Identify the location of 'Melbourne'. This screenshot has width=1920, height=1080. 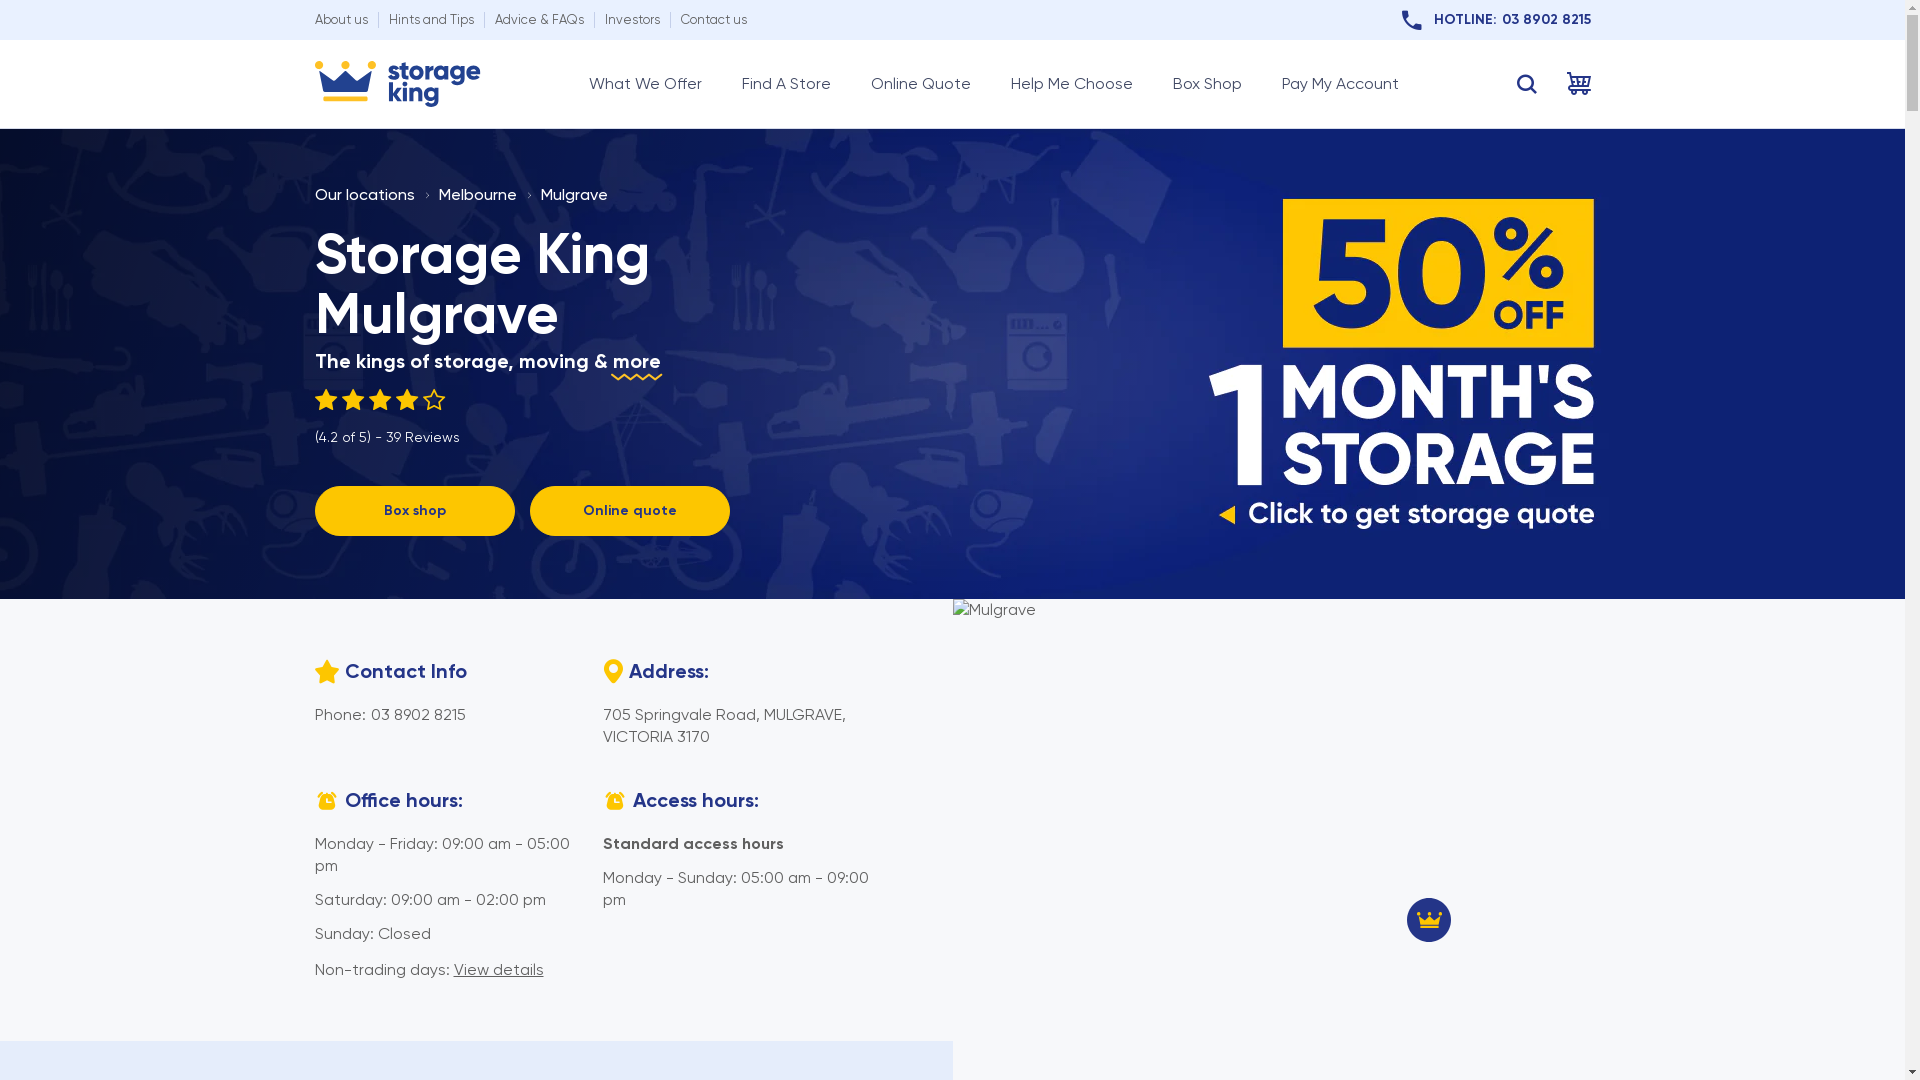
(475, 194).